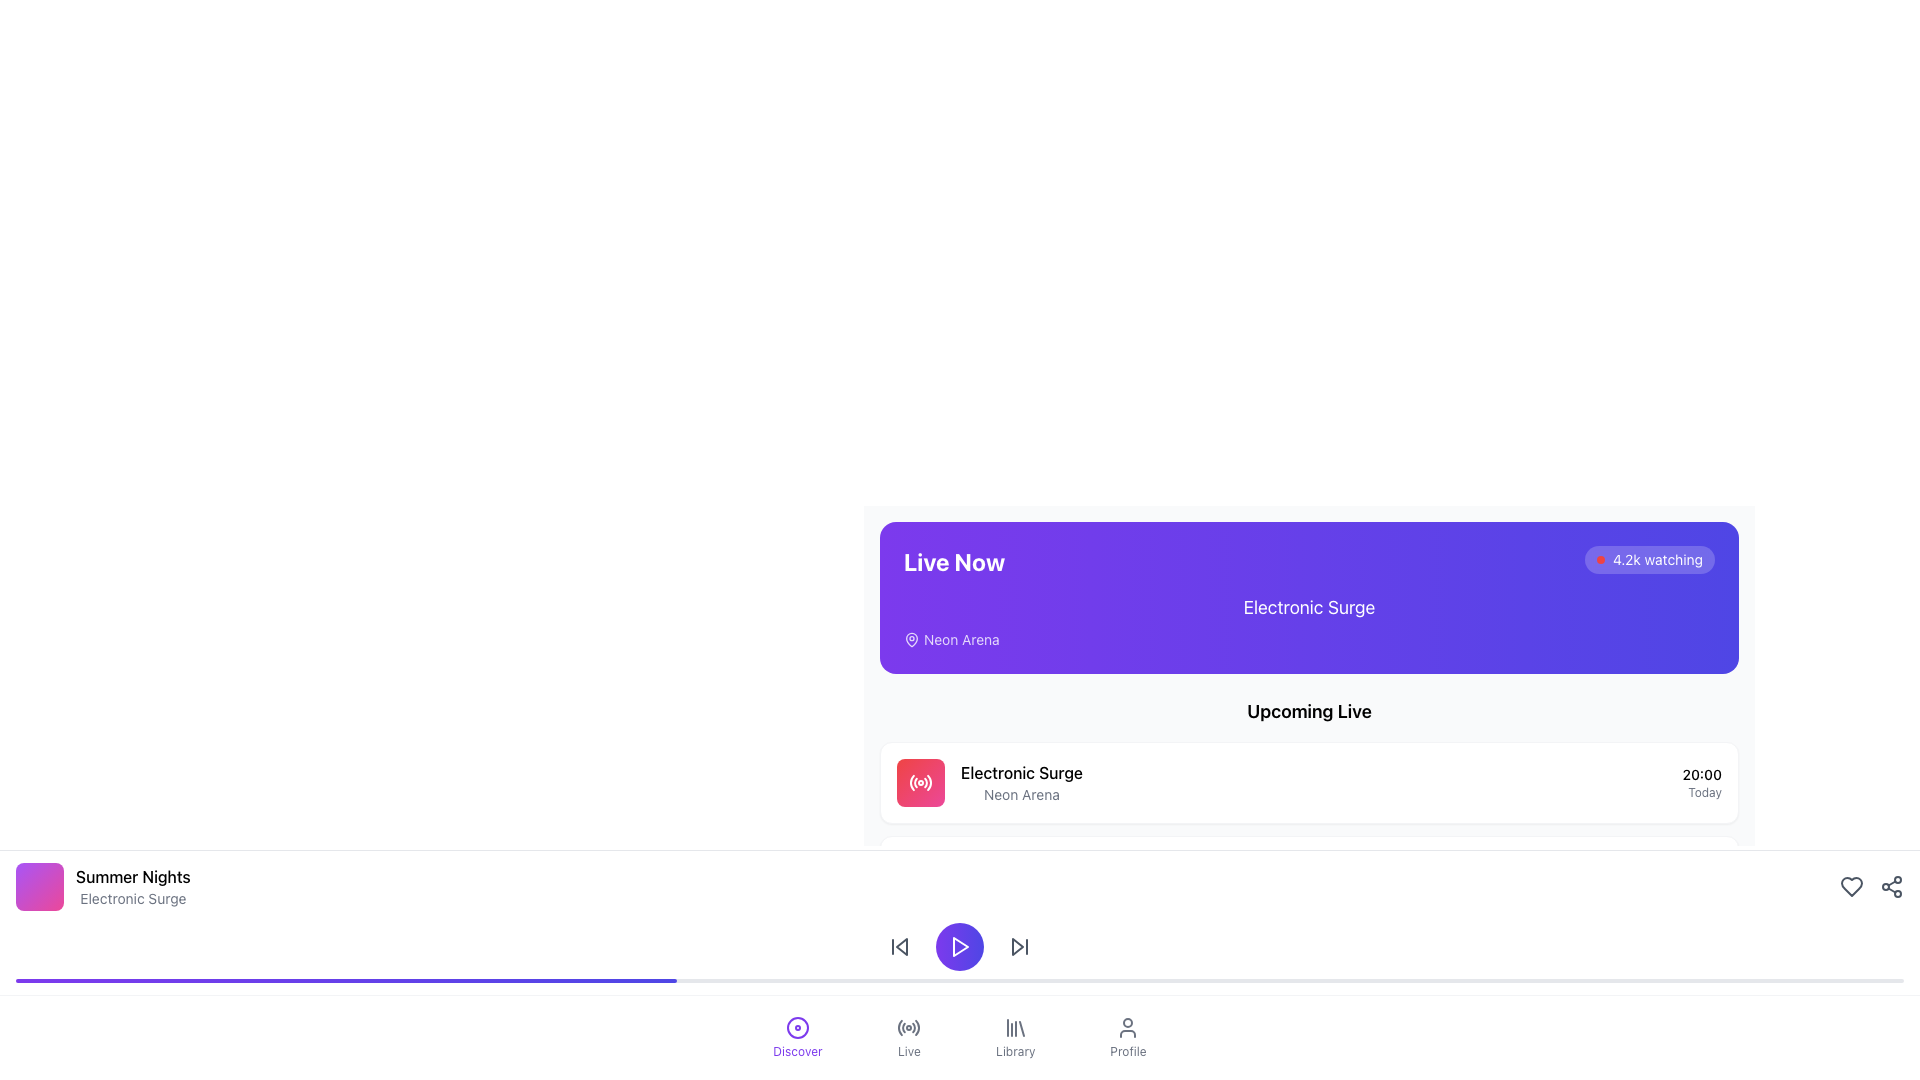 The height and width of the screenshot is (1080, 1920). I want to click on the text block displaying 'Electronic Surge' and 'Neon Arena' that is centrally positioned below the 'Live Now' header, so click(1309, 620).